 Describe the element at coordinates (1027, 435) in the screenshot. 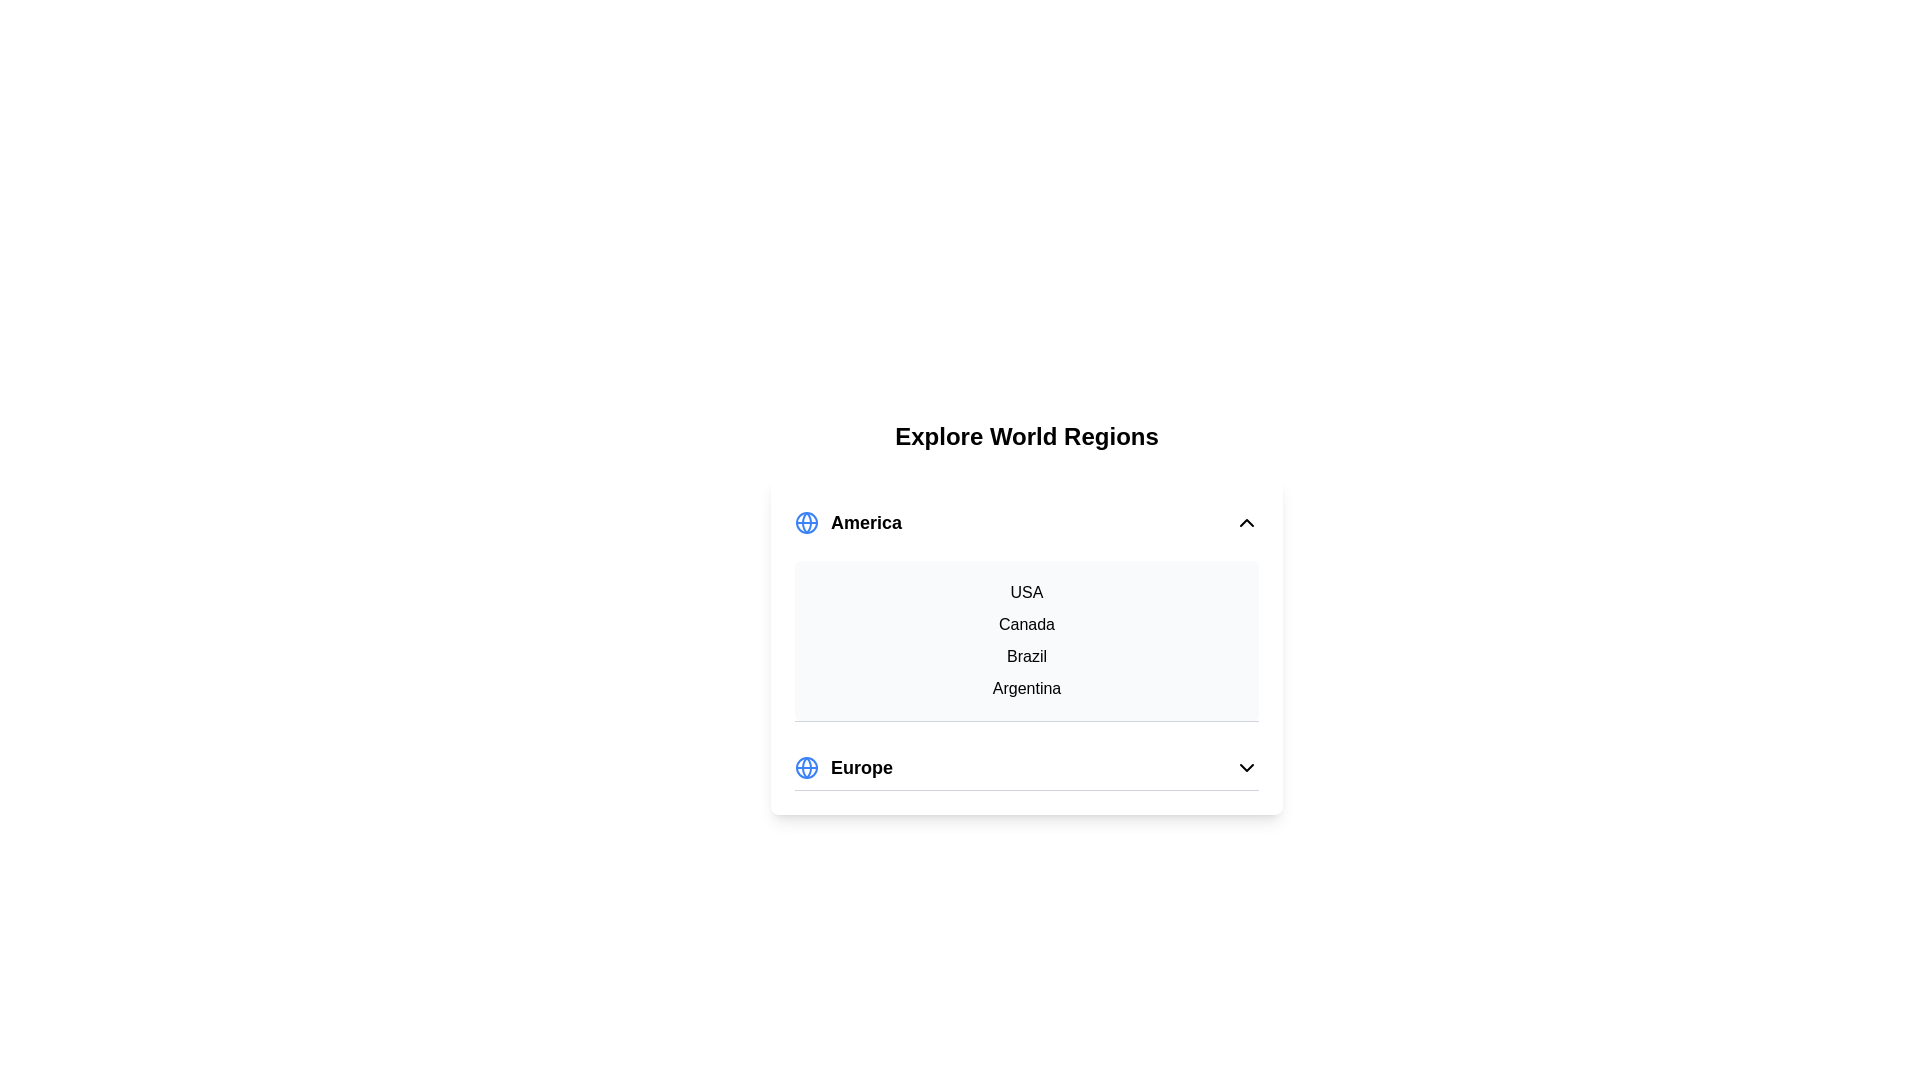

I see `the header text 'Explore World Regions'` at that location.